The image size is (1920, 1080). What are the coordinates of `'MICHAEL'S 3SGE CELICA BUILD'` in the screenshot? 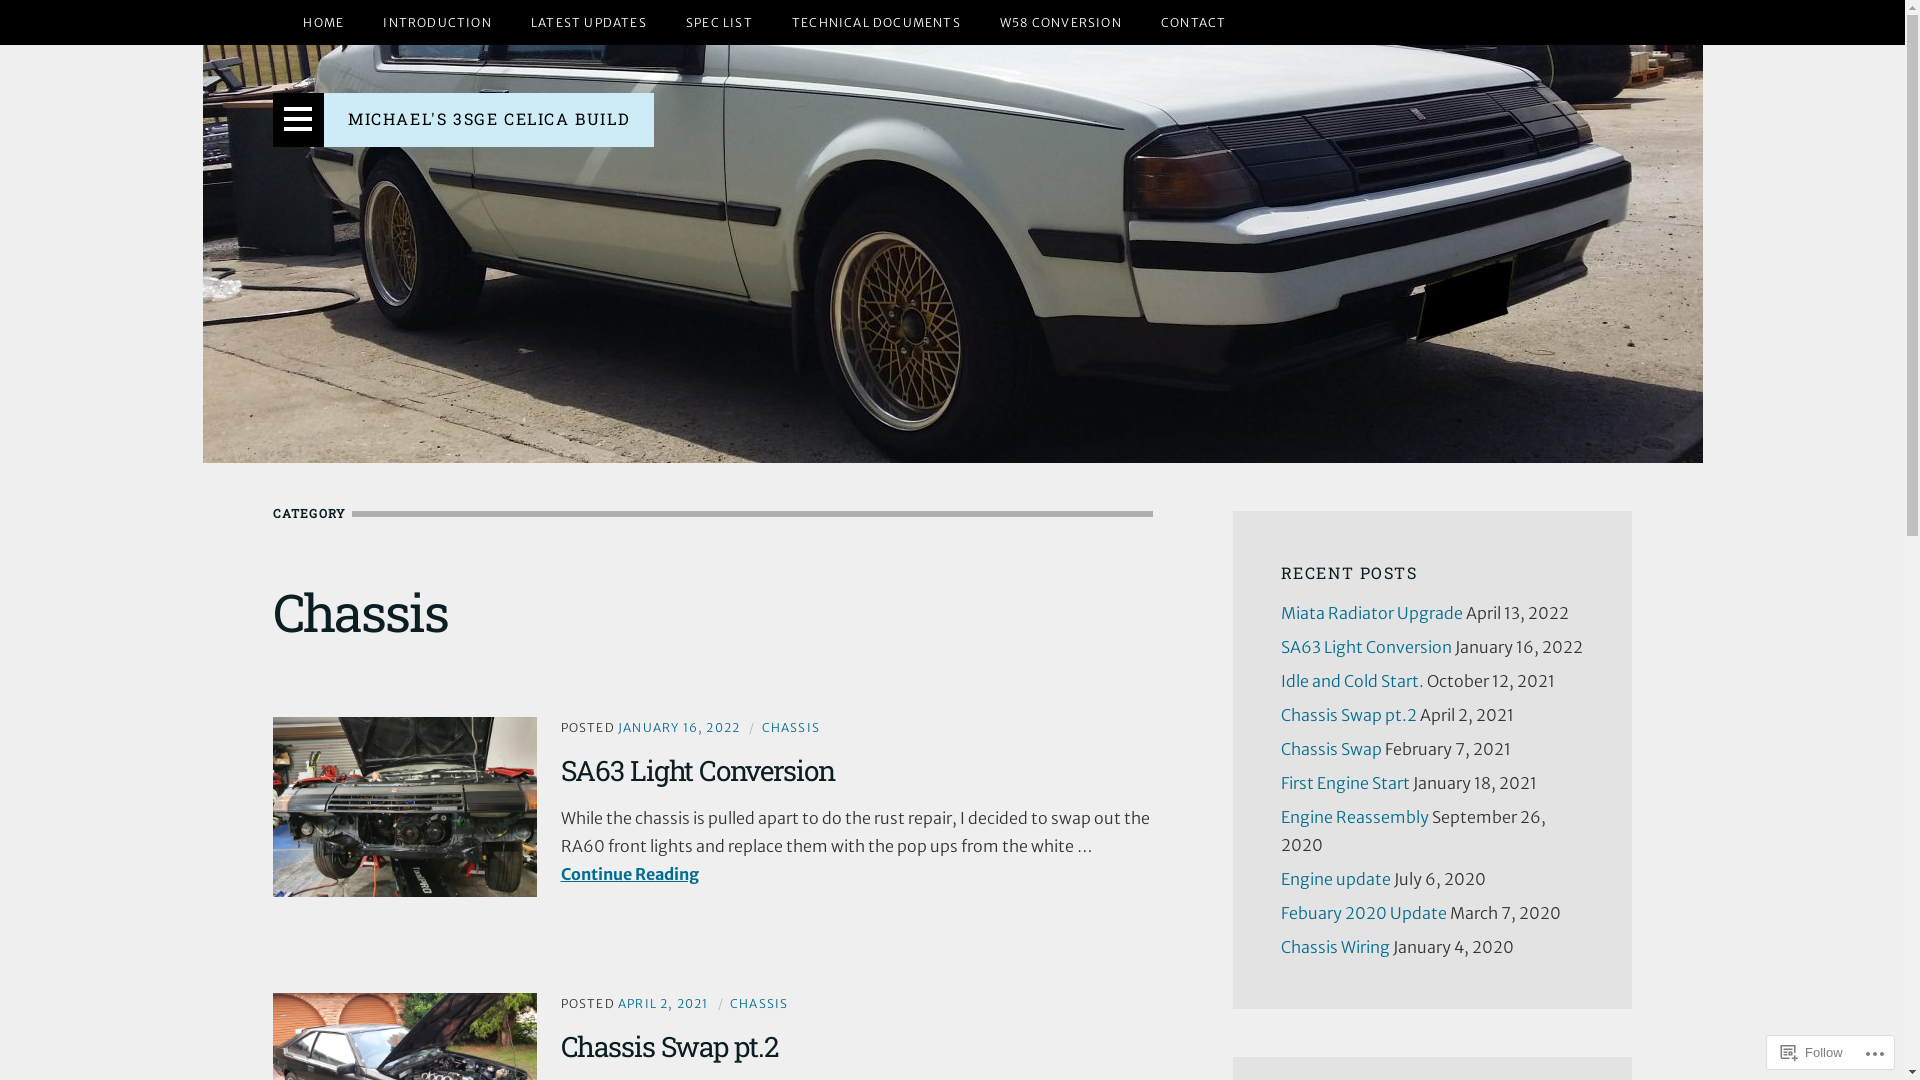 It's located at (489, 118).